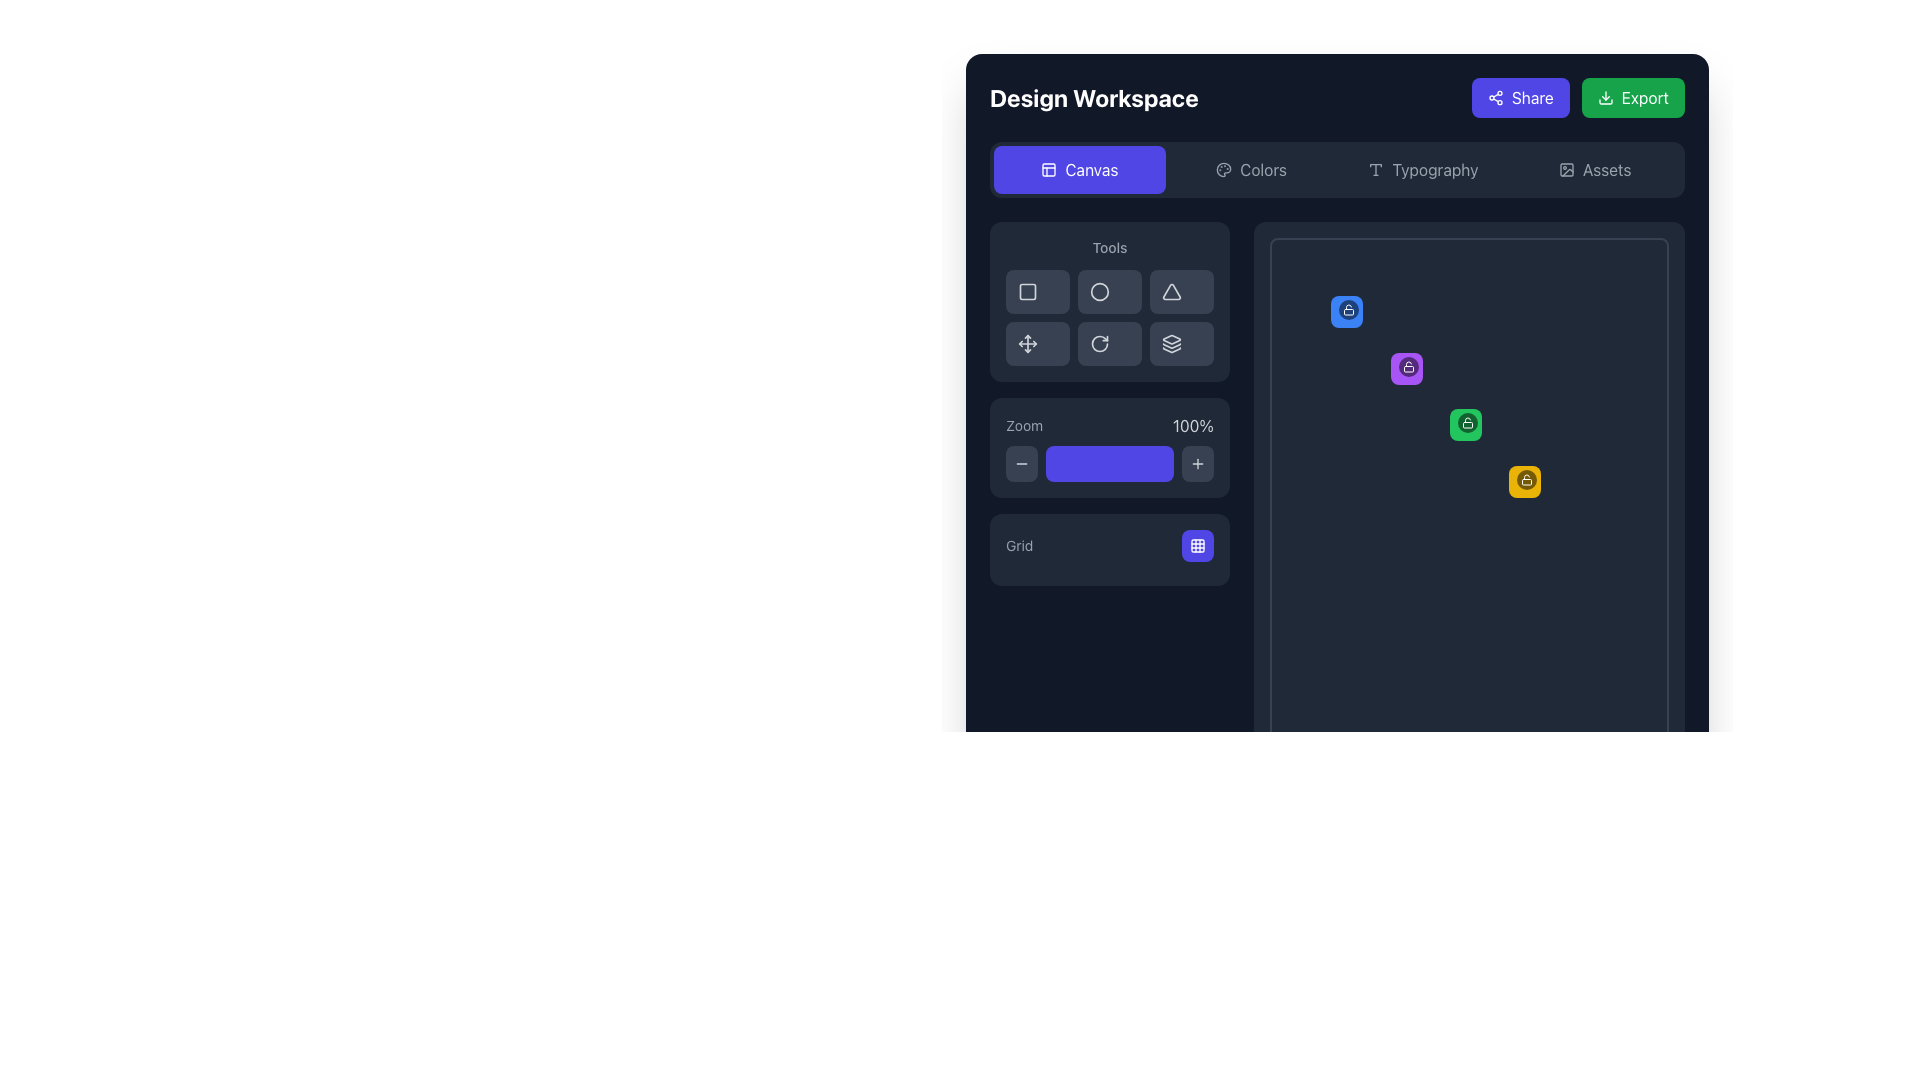  I want to click on the green, square-shaped button with rounded edges and a white lock icon in the center, so click(1465, 424).